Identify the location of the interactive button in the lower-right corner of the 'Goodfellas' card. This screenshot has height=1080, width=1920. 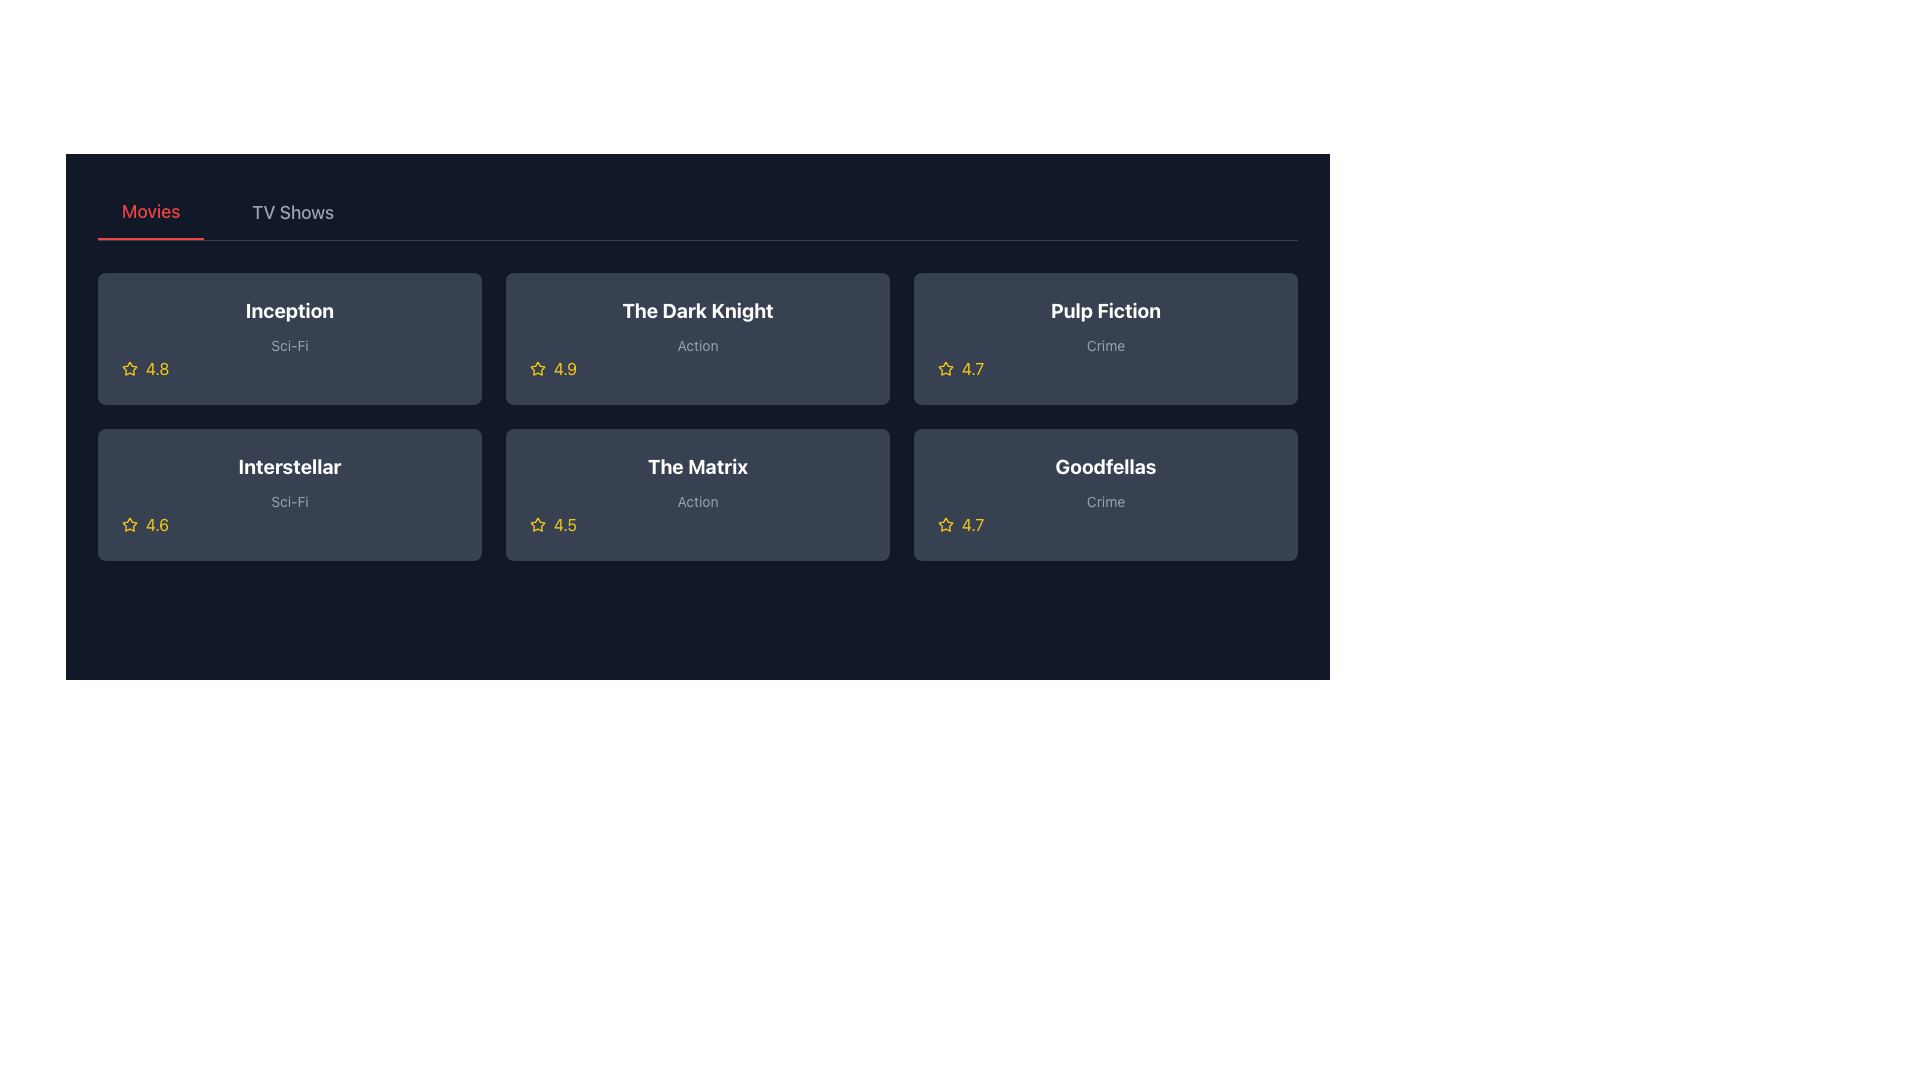
(1170, 494).